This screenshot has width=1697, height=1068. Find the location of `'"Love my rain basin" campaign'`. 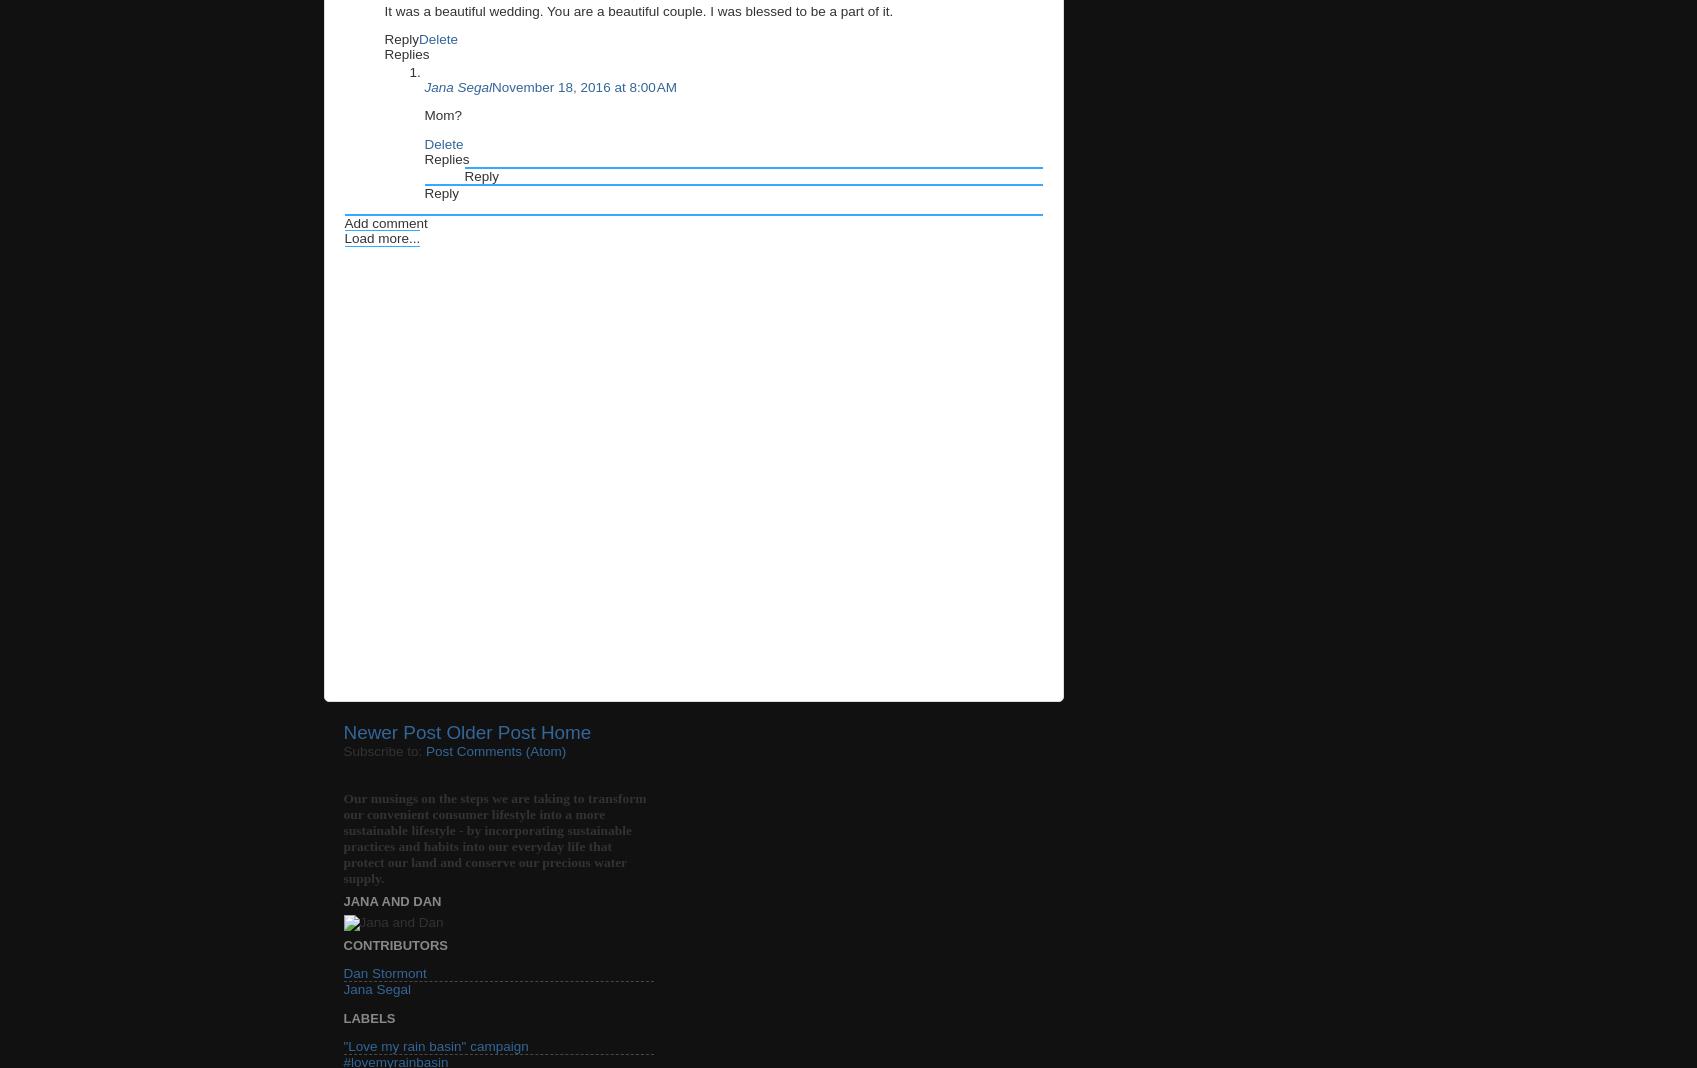

'"Love my rain basin" campaign' is located at coordinates (434, 1046).